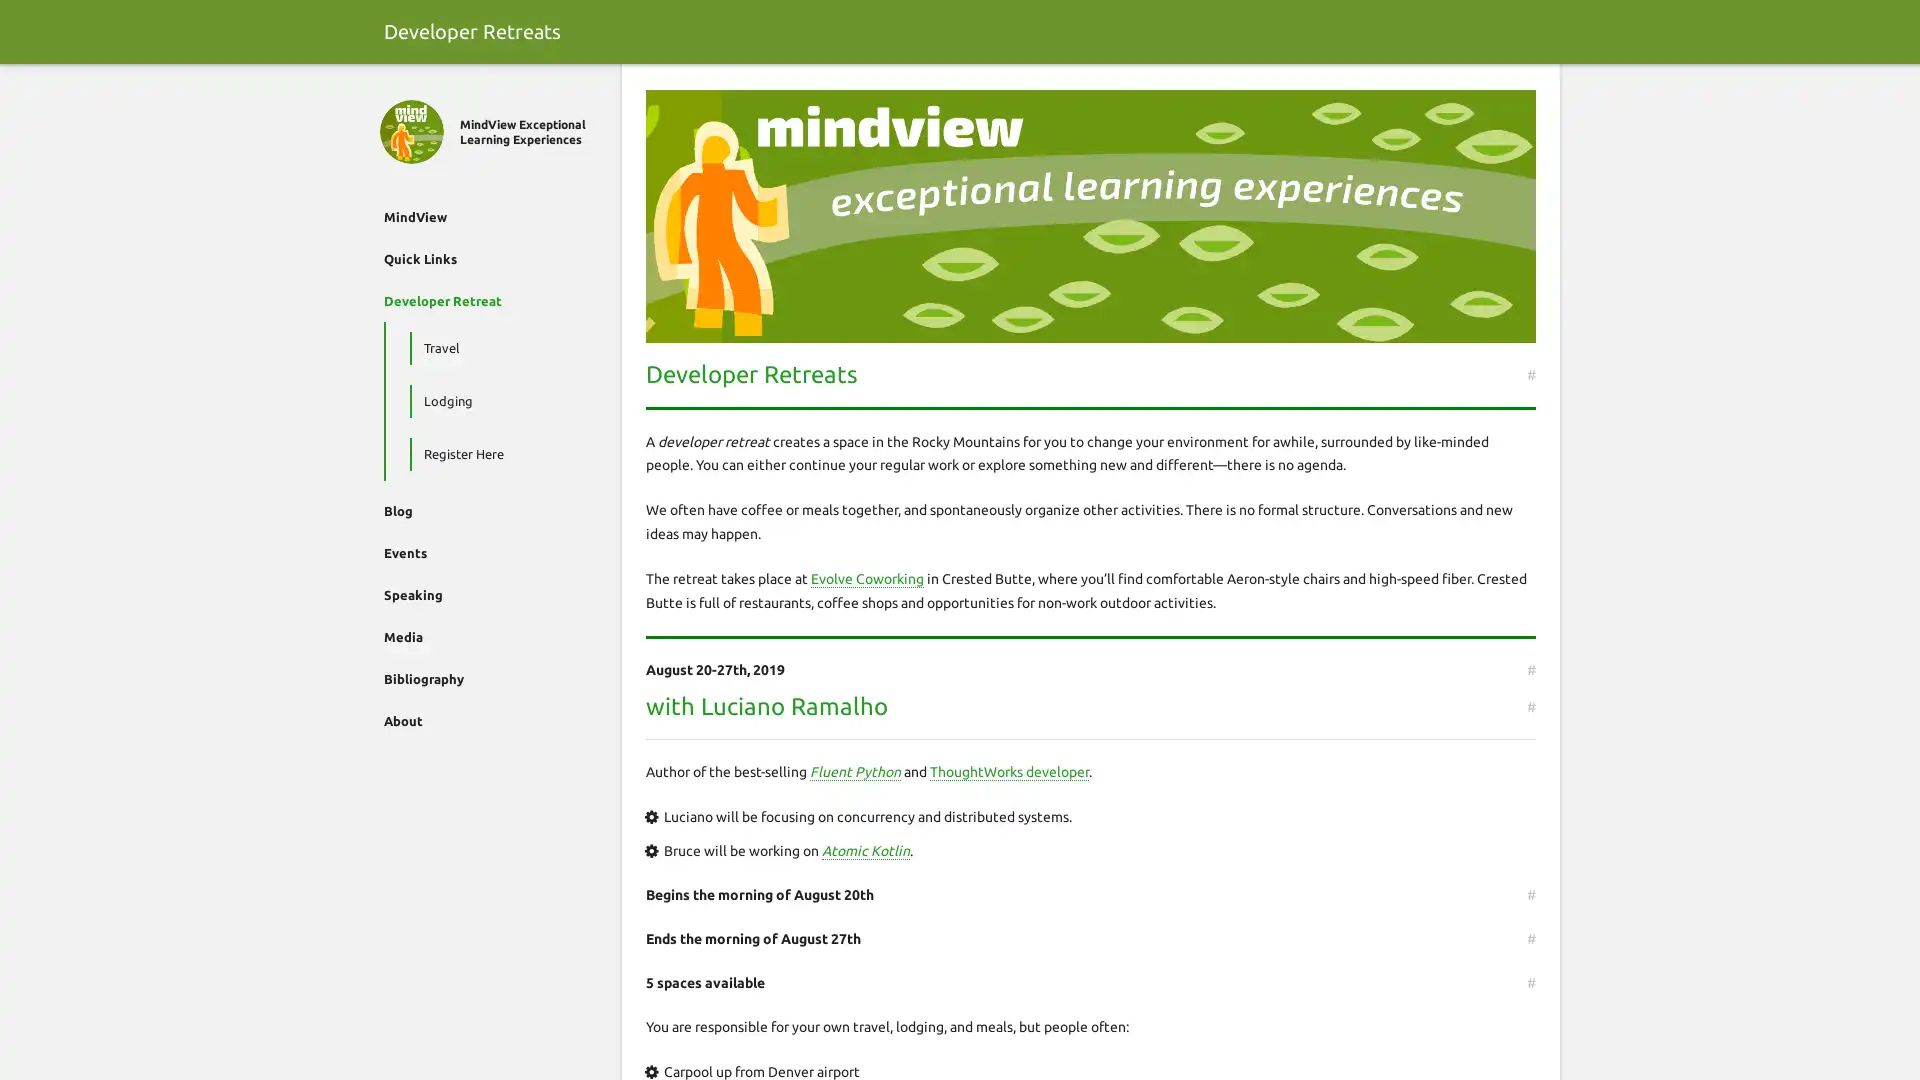 Image resolution: width=1920 pixels, height=1080 pixels. Describe the element at coordinates (1526, 87) in the screenshot. I see `Search` at that location.